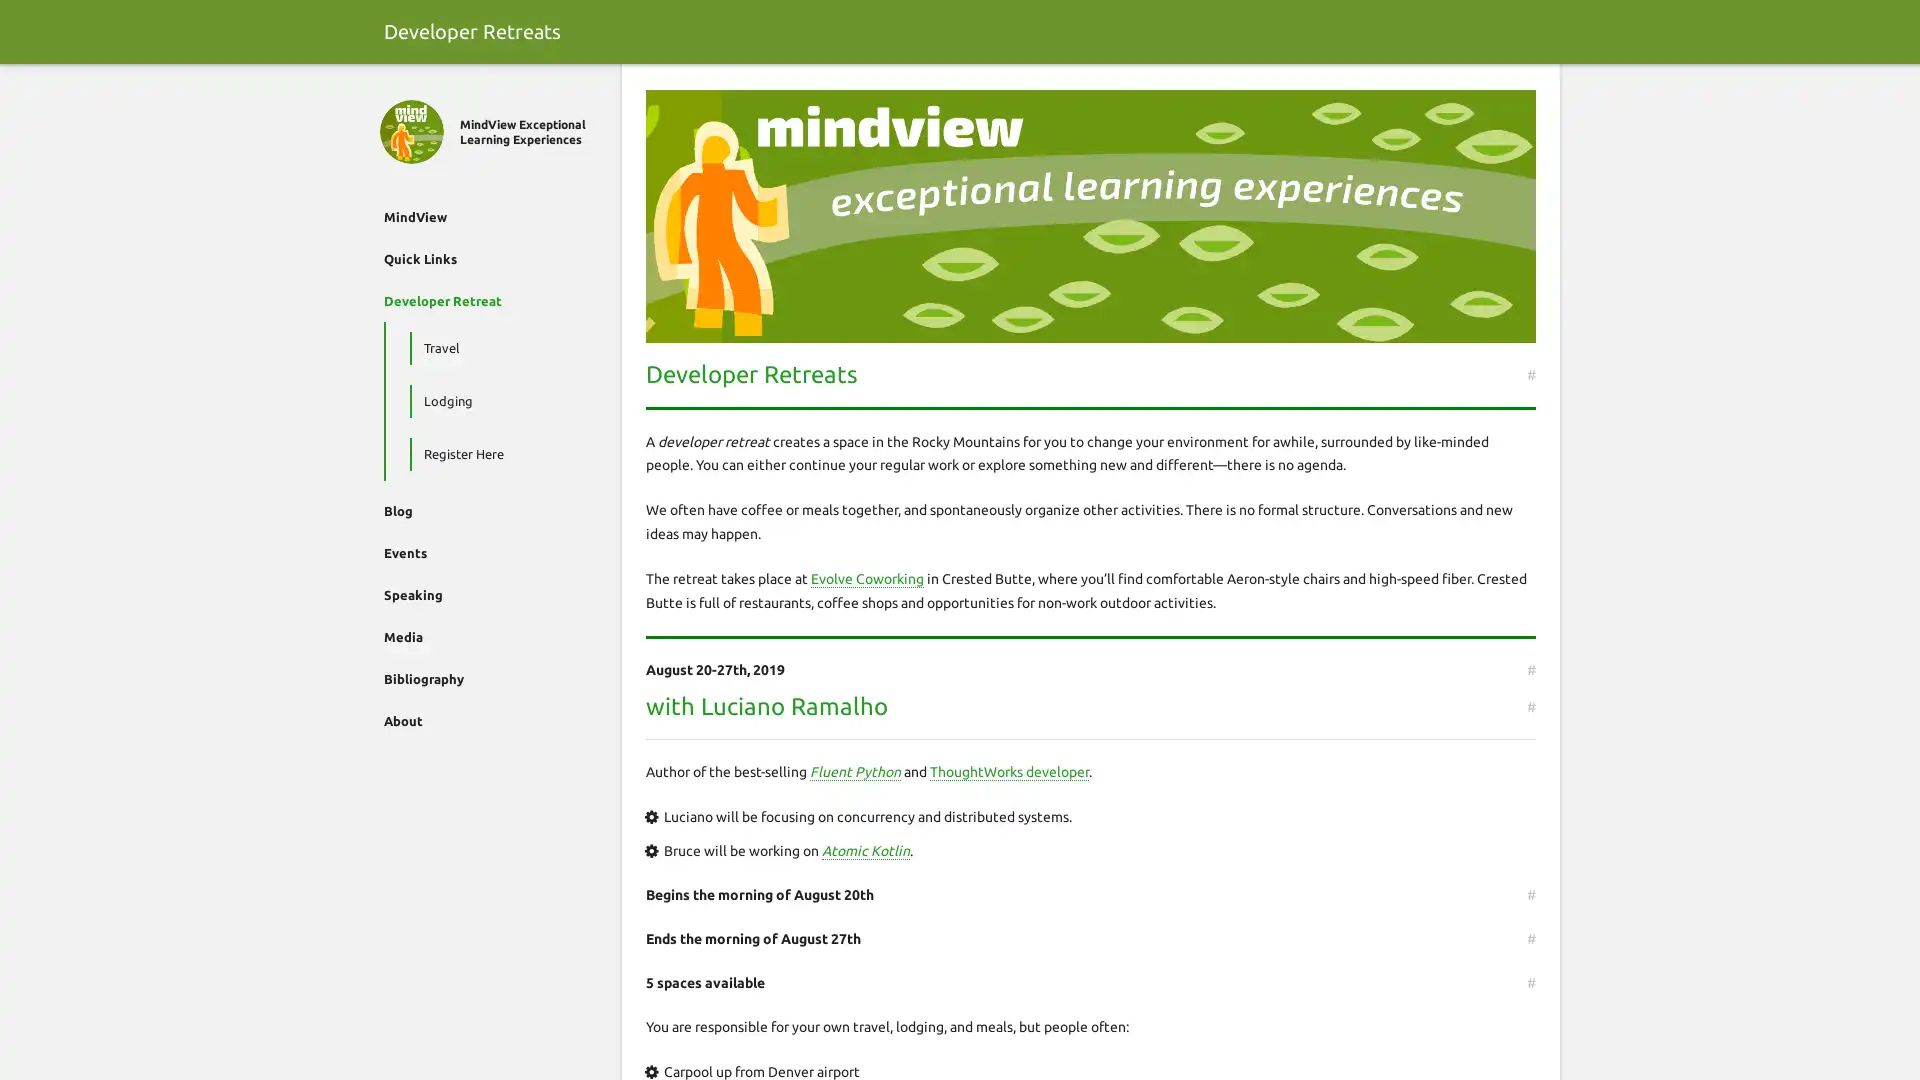 Image resolution: width=1920 pixels, height=1080 pixels. Describe the element at coordinates (1526, 87) in the screenshot. I see `Search` at that location.